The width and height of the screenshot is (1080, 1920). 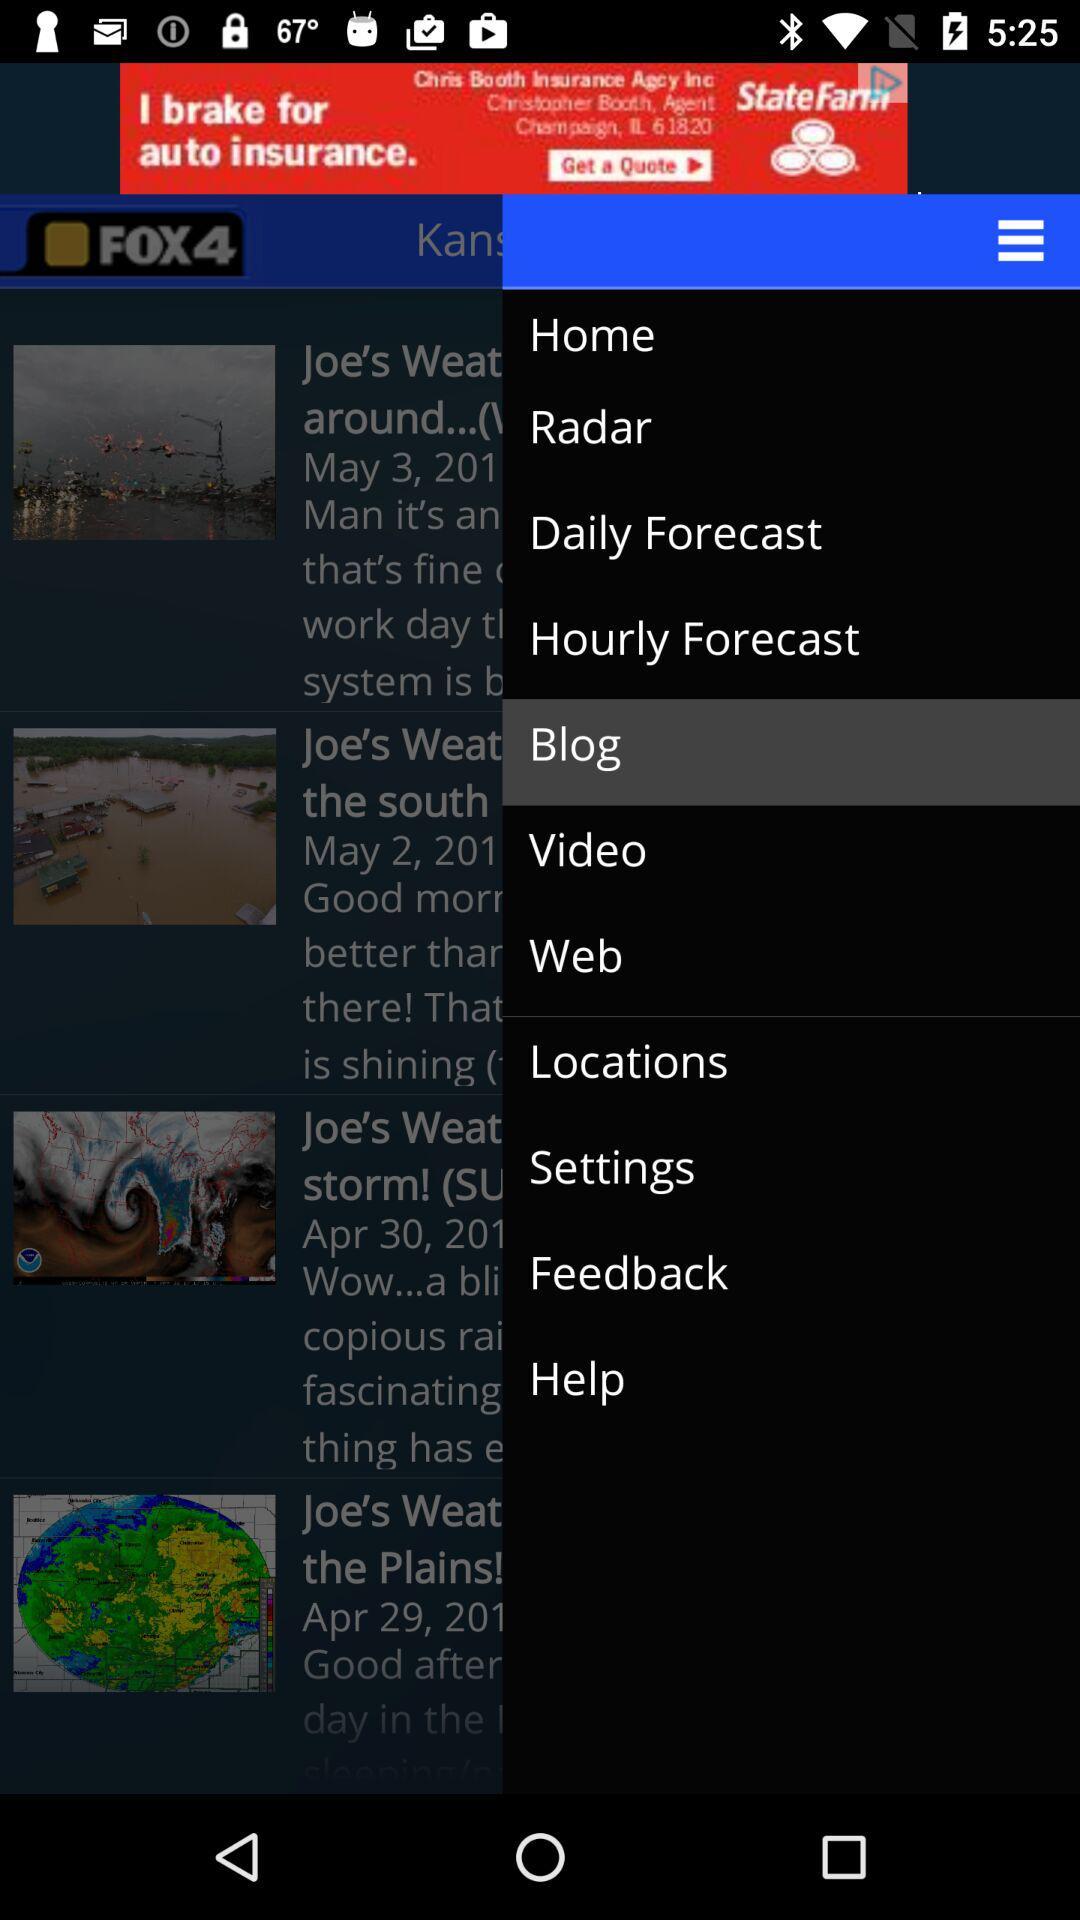 I want to click on web icon, so click(x=774, y=955).